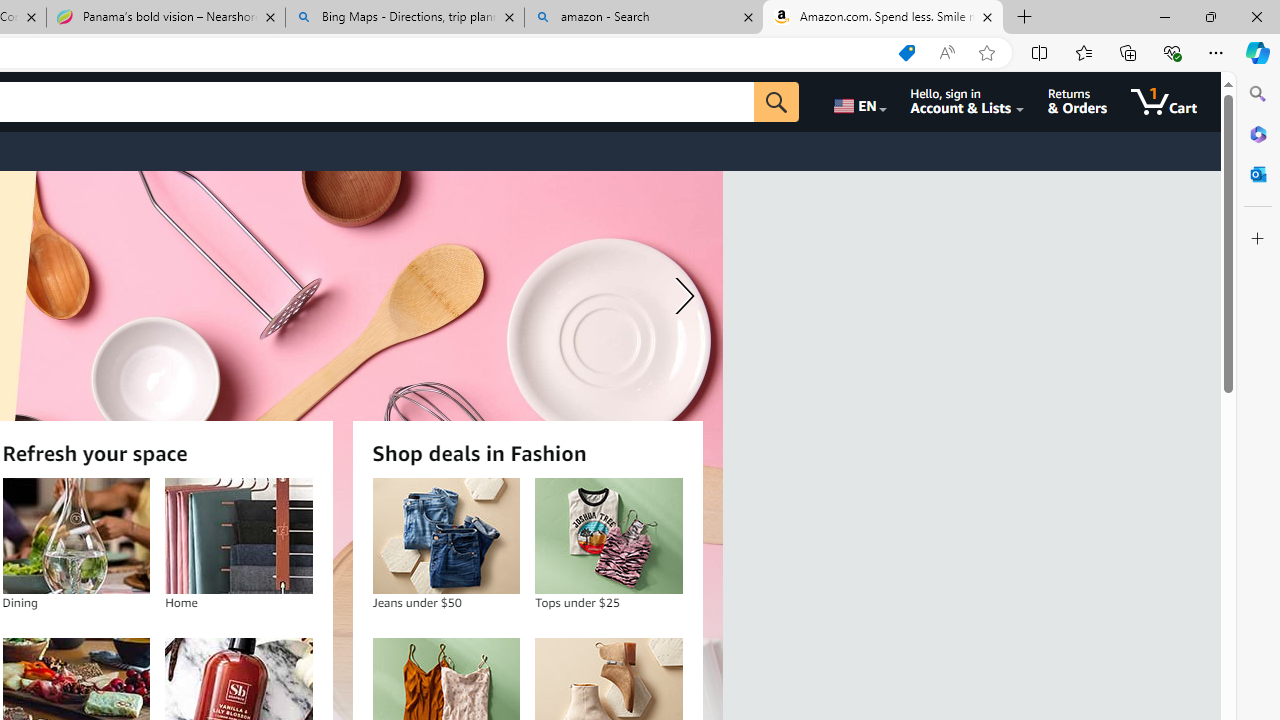  What do you see at coordinates (76, 535) in the screenshot?
I see `'Dining'` at bounding box center [76, 535].